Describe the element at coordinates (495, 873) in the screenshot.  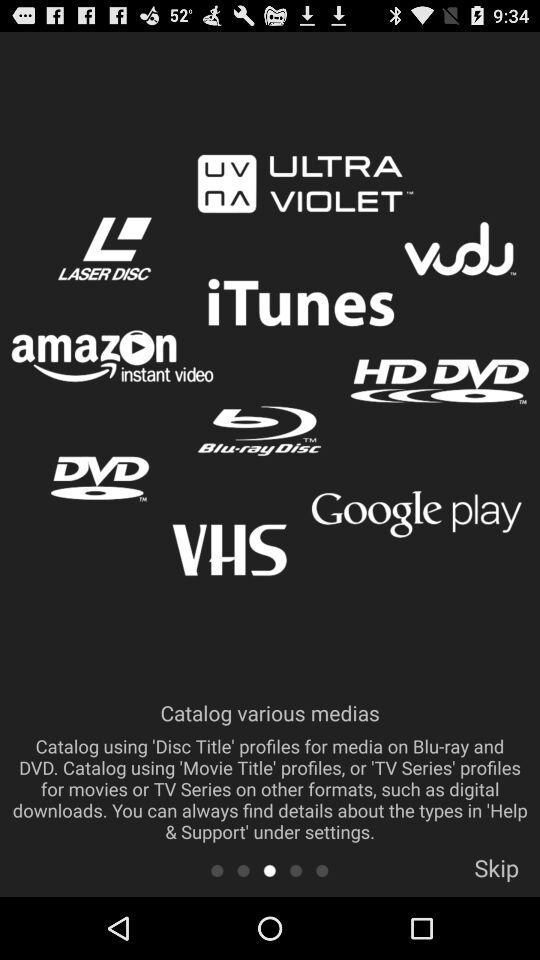
I see `item below the catalog various medias icon` at that location.